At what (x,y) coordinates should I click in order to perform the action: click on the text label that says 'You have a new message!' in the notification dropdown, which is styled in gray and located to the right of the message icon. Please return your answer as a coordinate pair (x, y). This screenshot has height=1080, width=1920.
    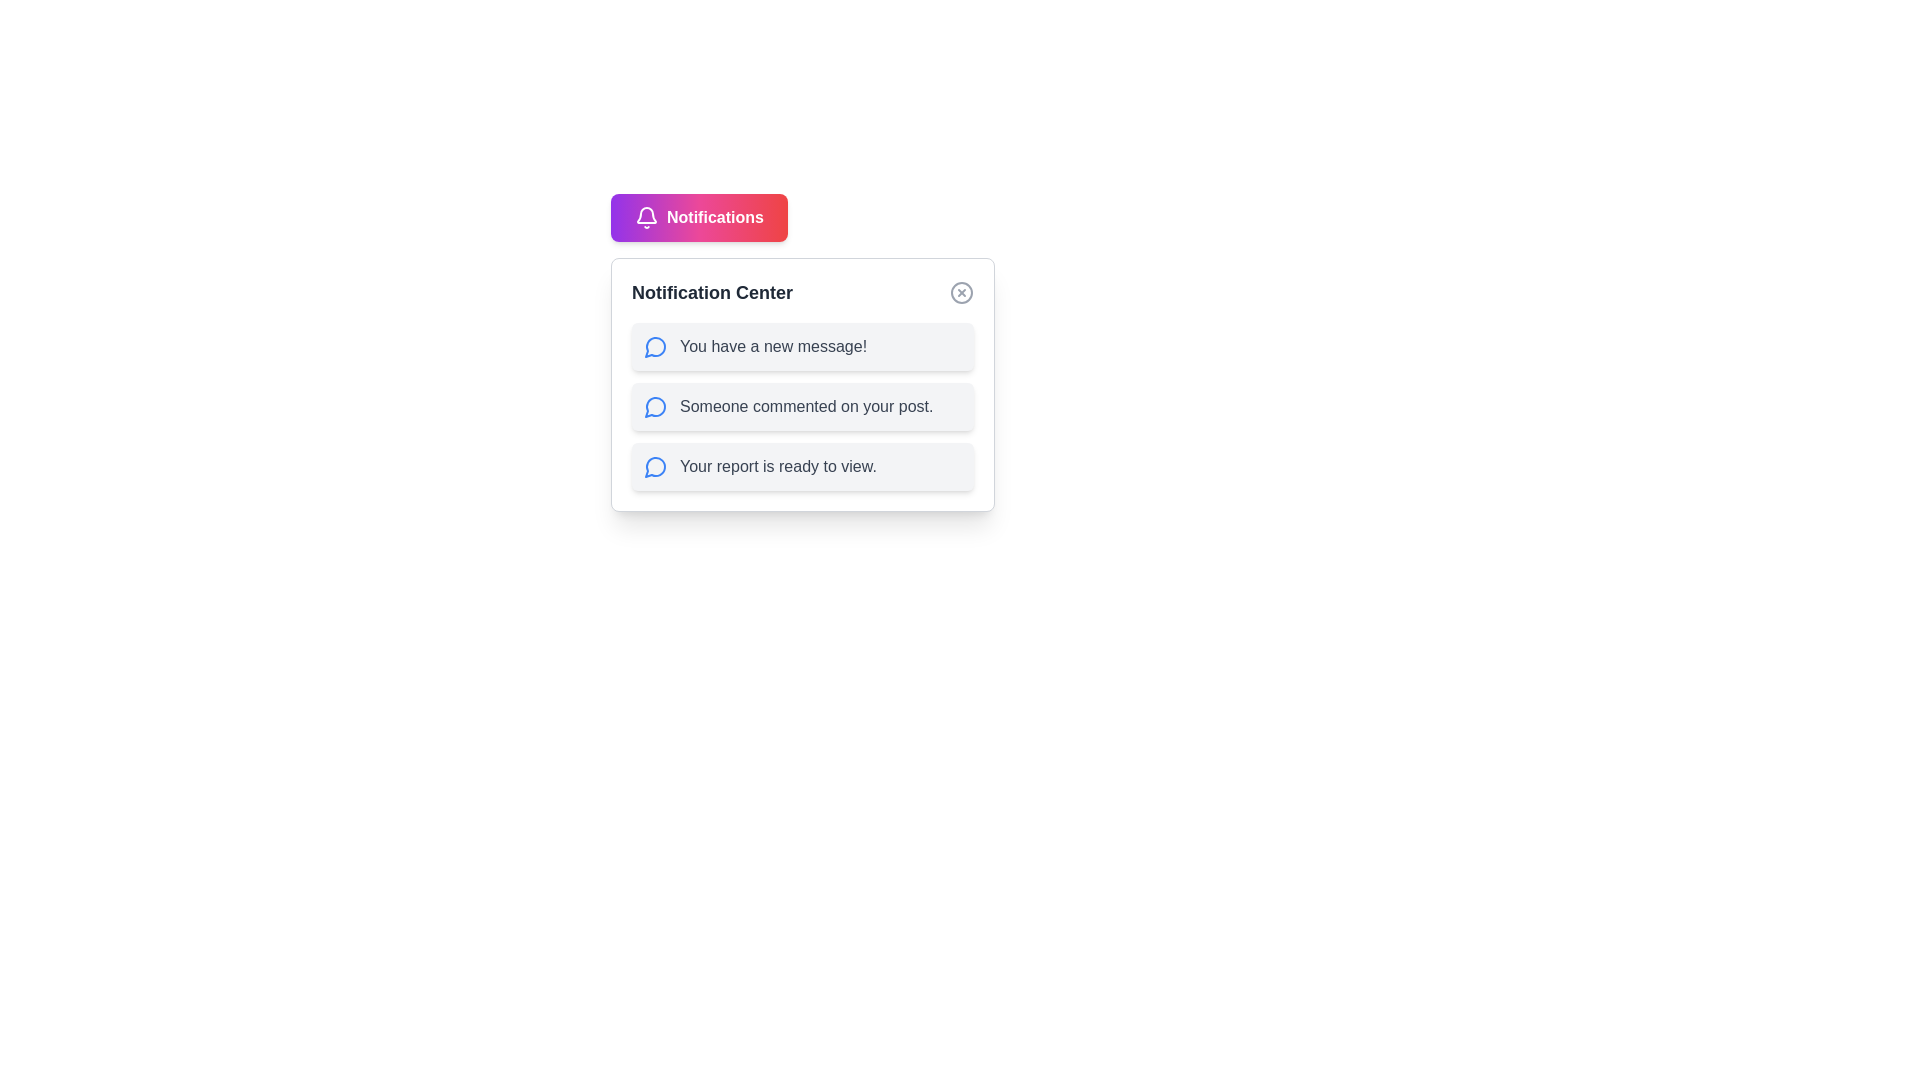
    Looking at the image, I should click on (772, 346).